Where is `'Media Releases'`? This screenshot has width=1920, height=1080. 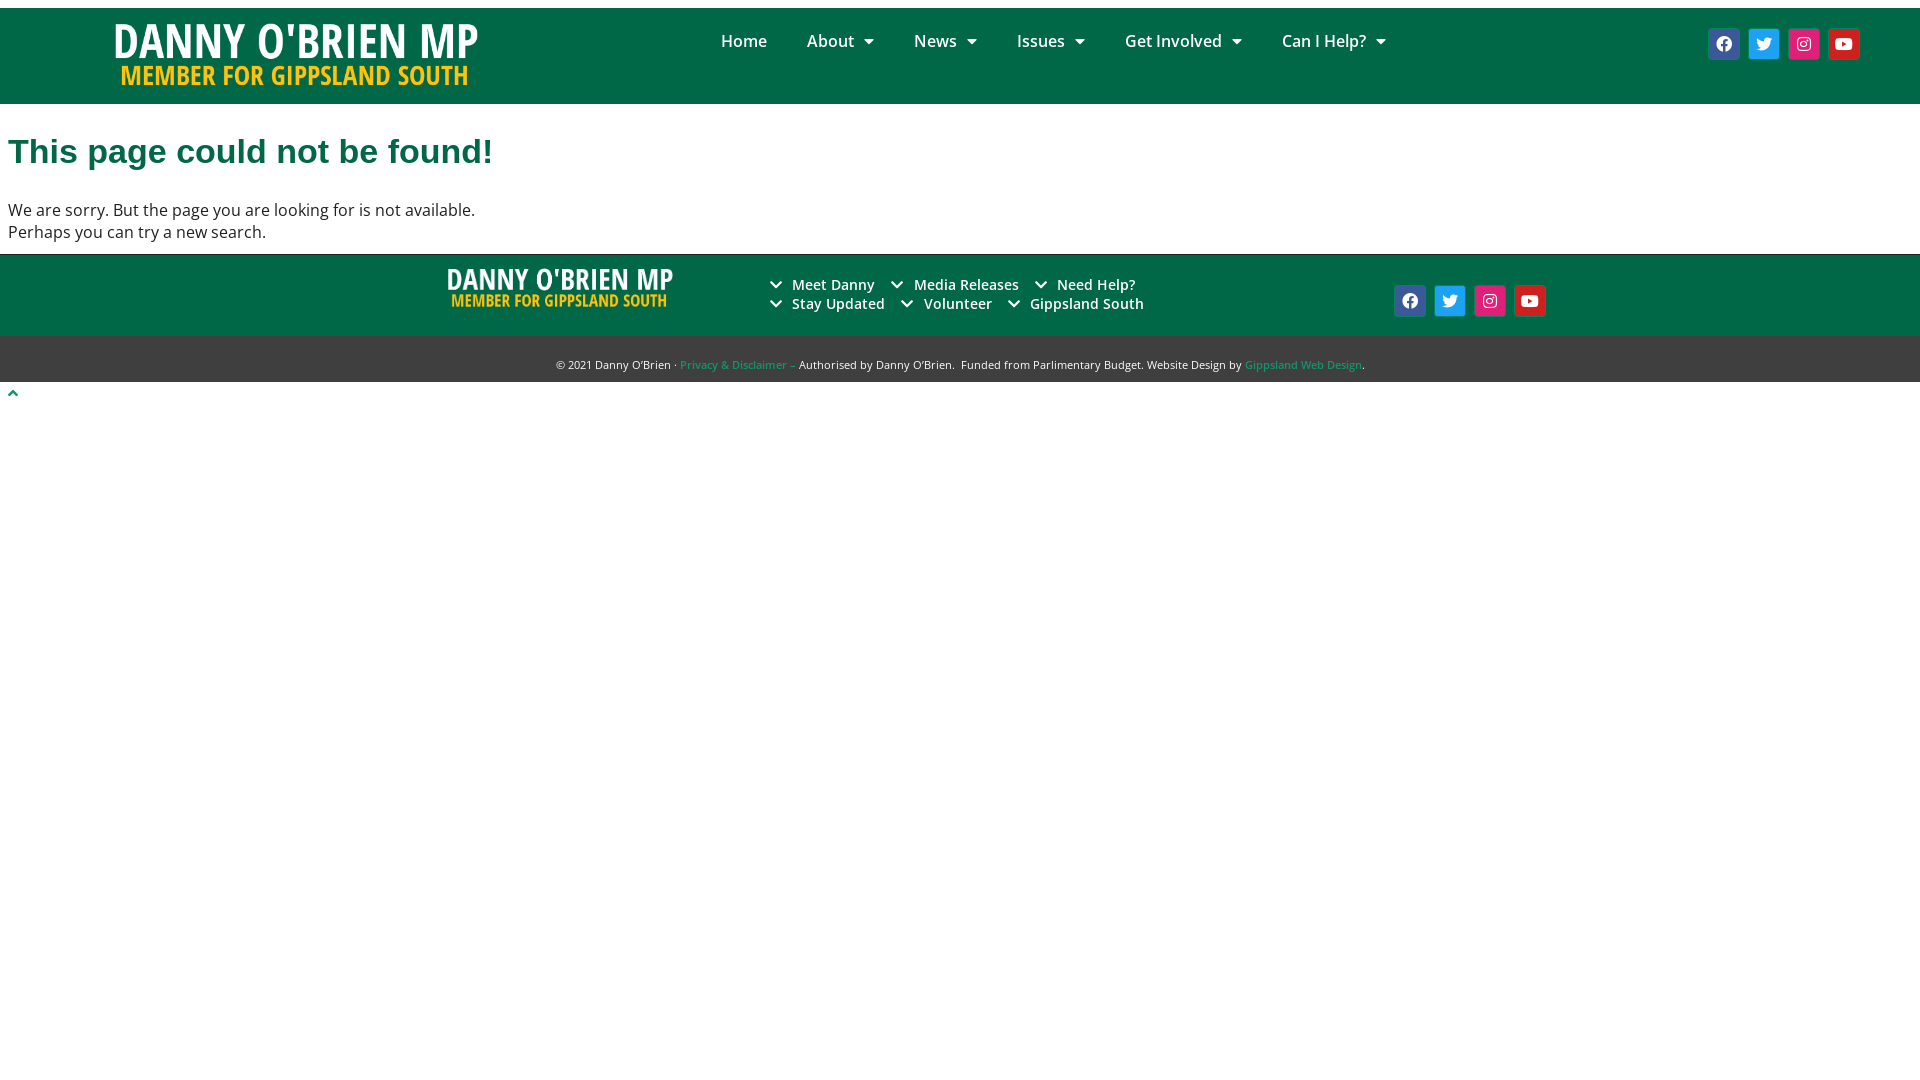
'Media Releases' is located at coordinates (954, 284).